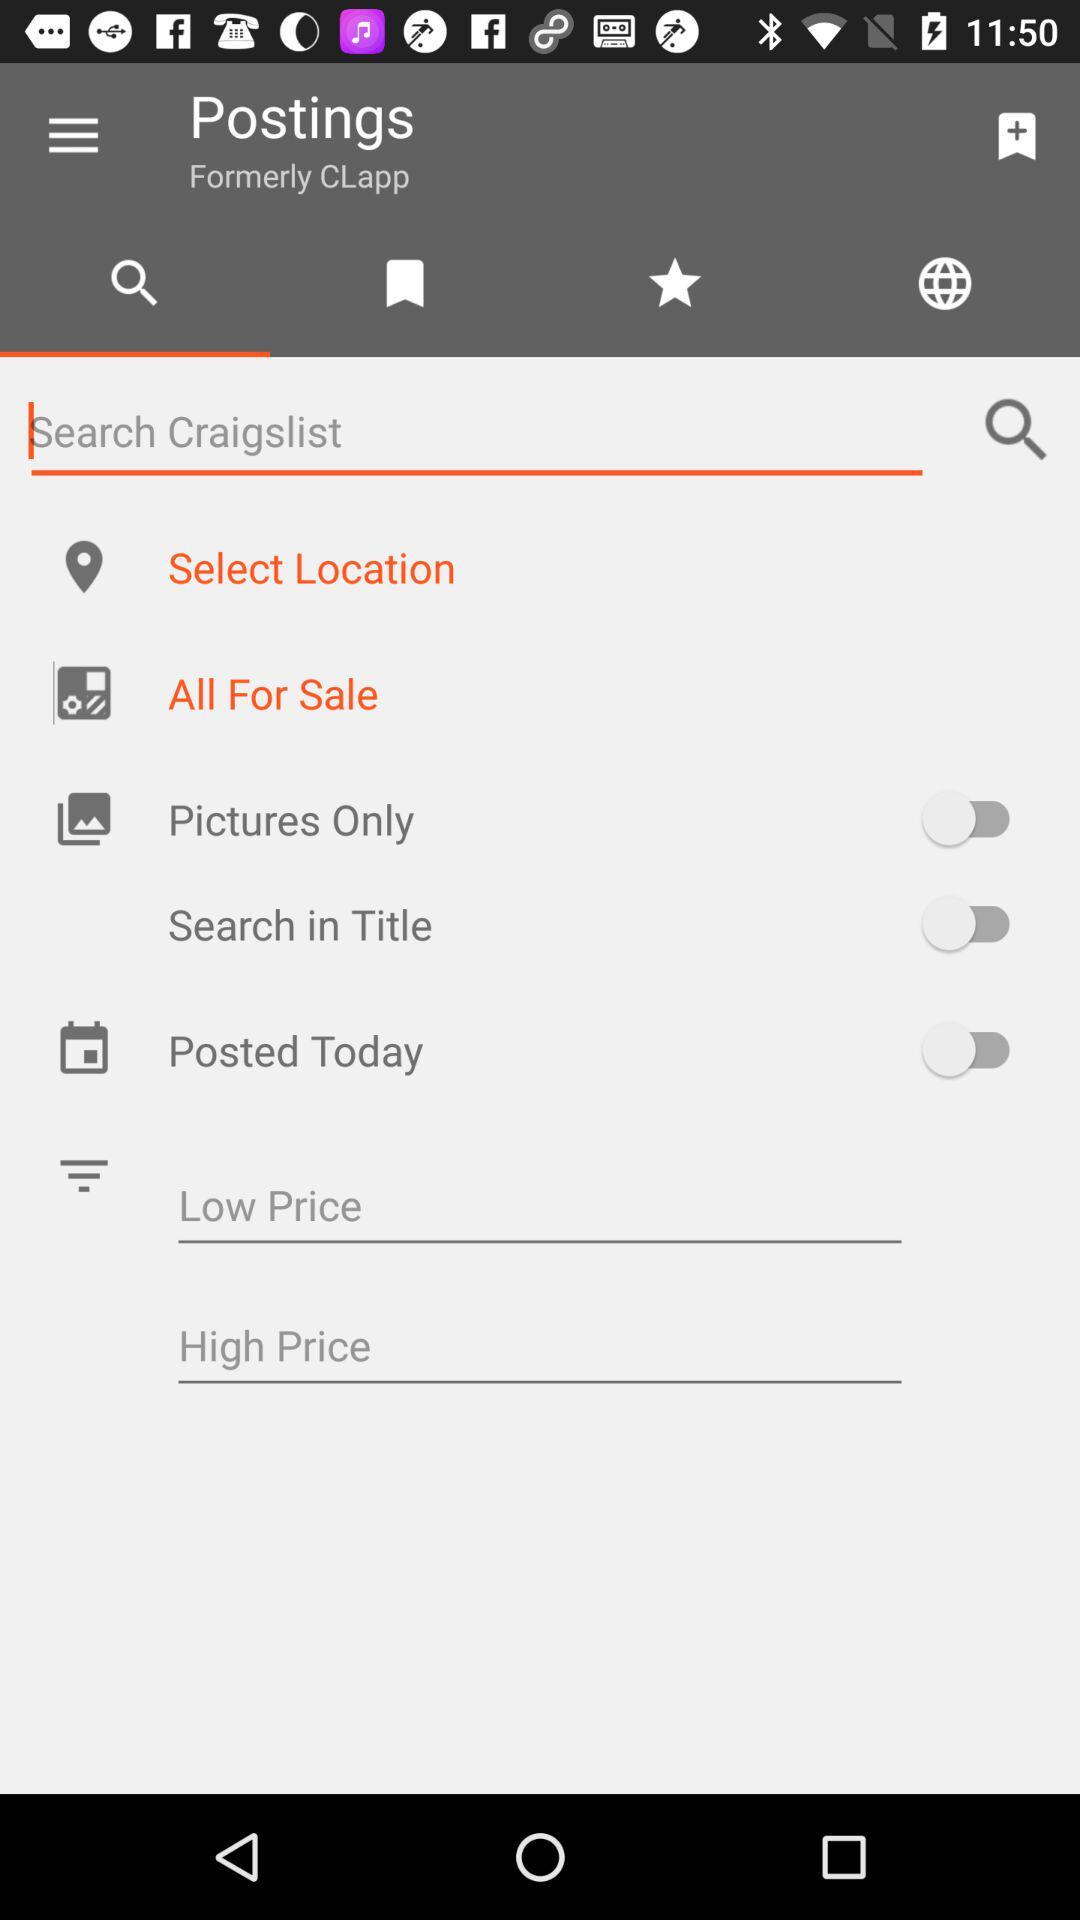  I want to click on the icon next to the postings icon, so click(72, 135).